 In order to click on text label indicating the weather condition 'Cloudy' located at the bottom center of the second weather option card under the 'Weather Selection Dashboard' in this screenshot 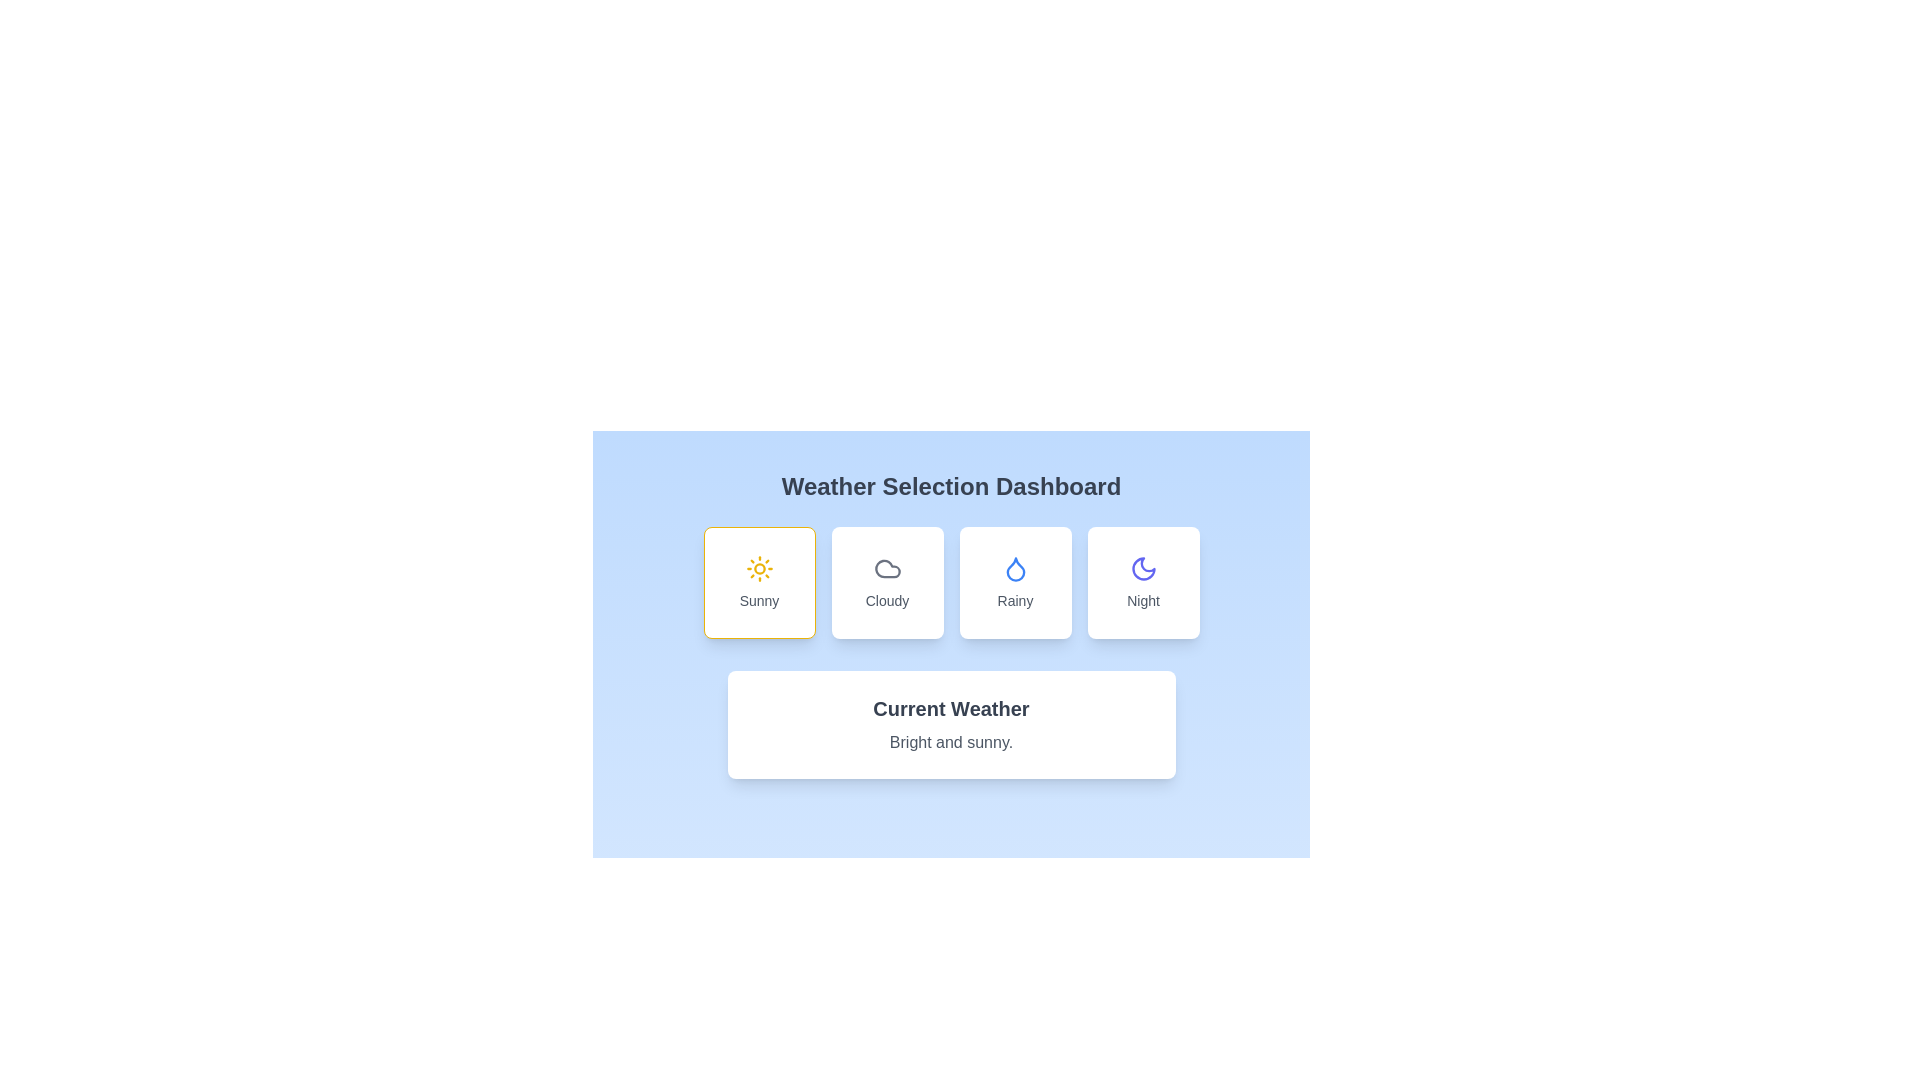, I will do `click(886, 600)`.